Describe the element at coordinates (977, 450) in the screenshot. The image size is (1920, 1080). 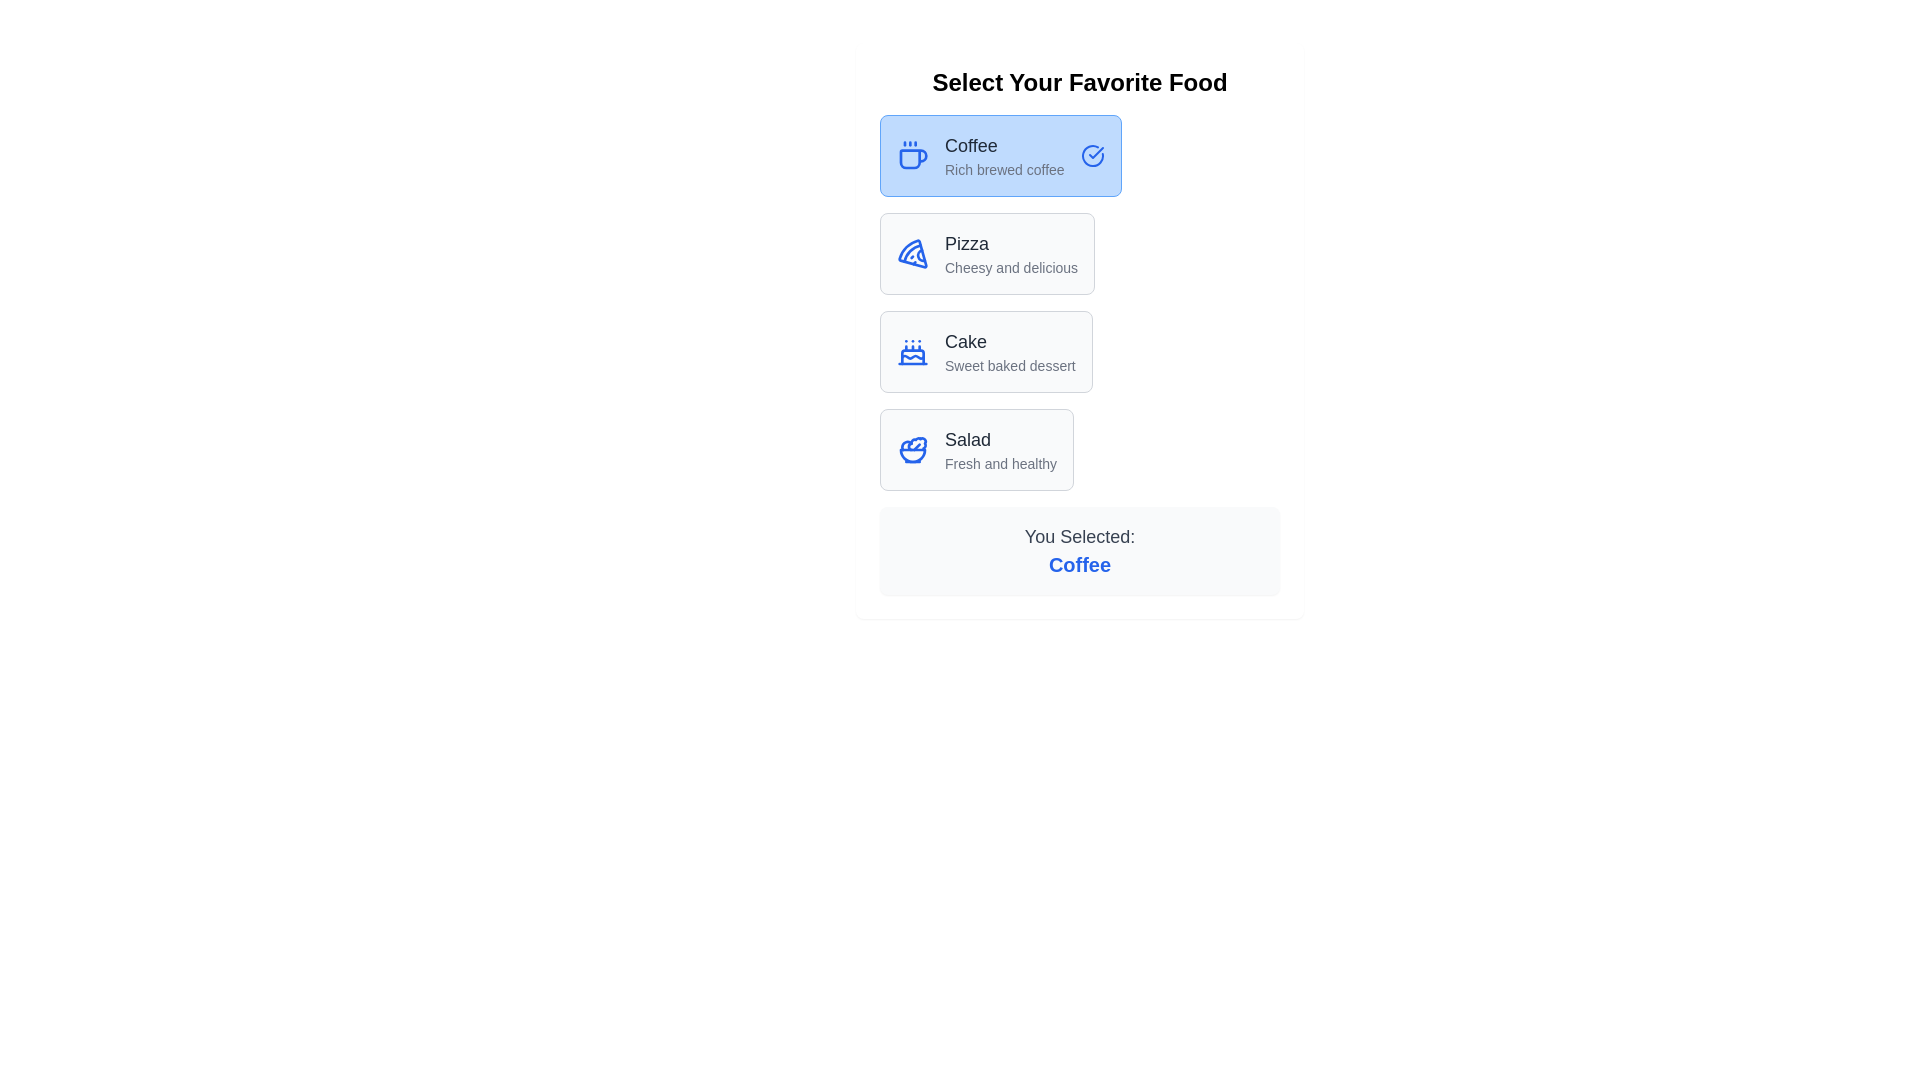
I see `the interactive button for 'Salad', which is the fourth item in the vertically stacked list, positioned between 'Cake' above and 'You Selected:' below` at that location.